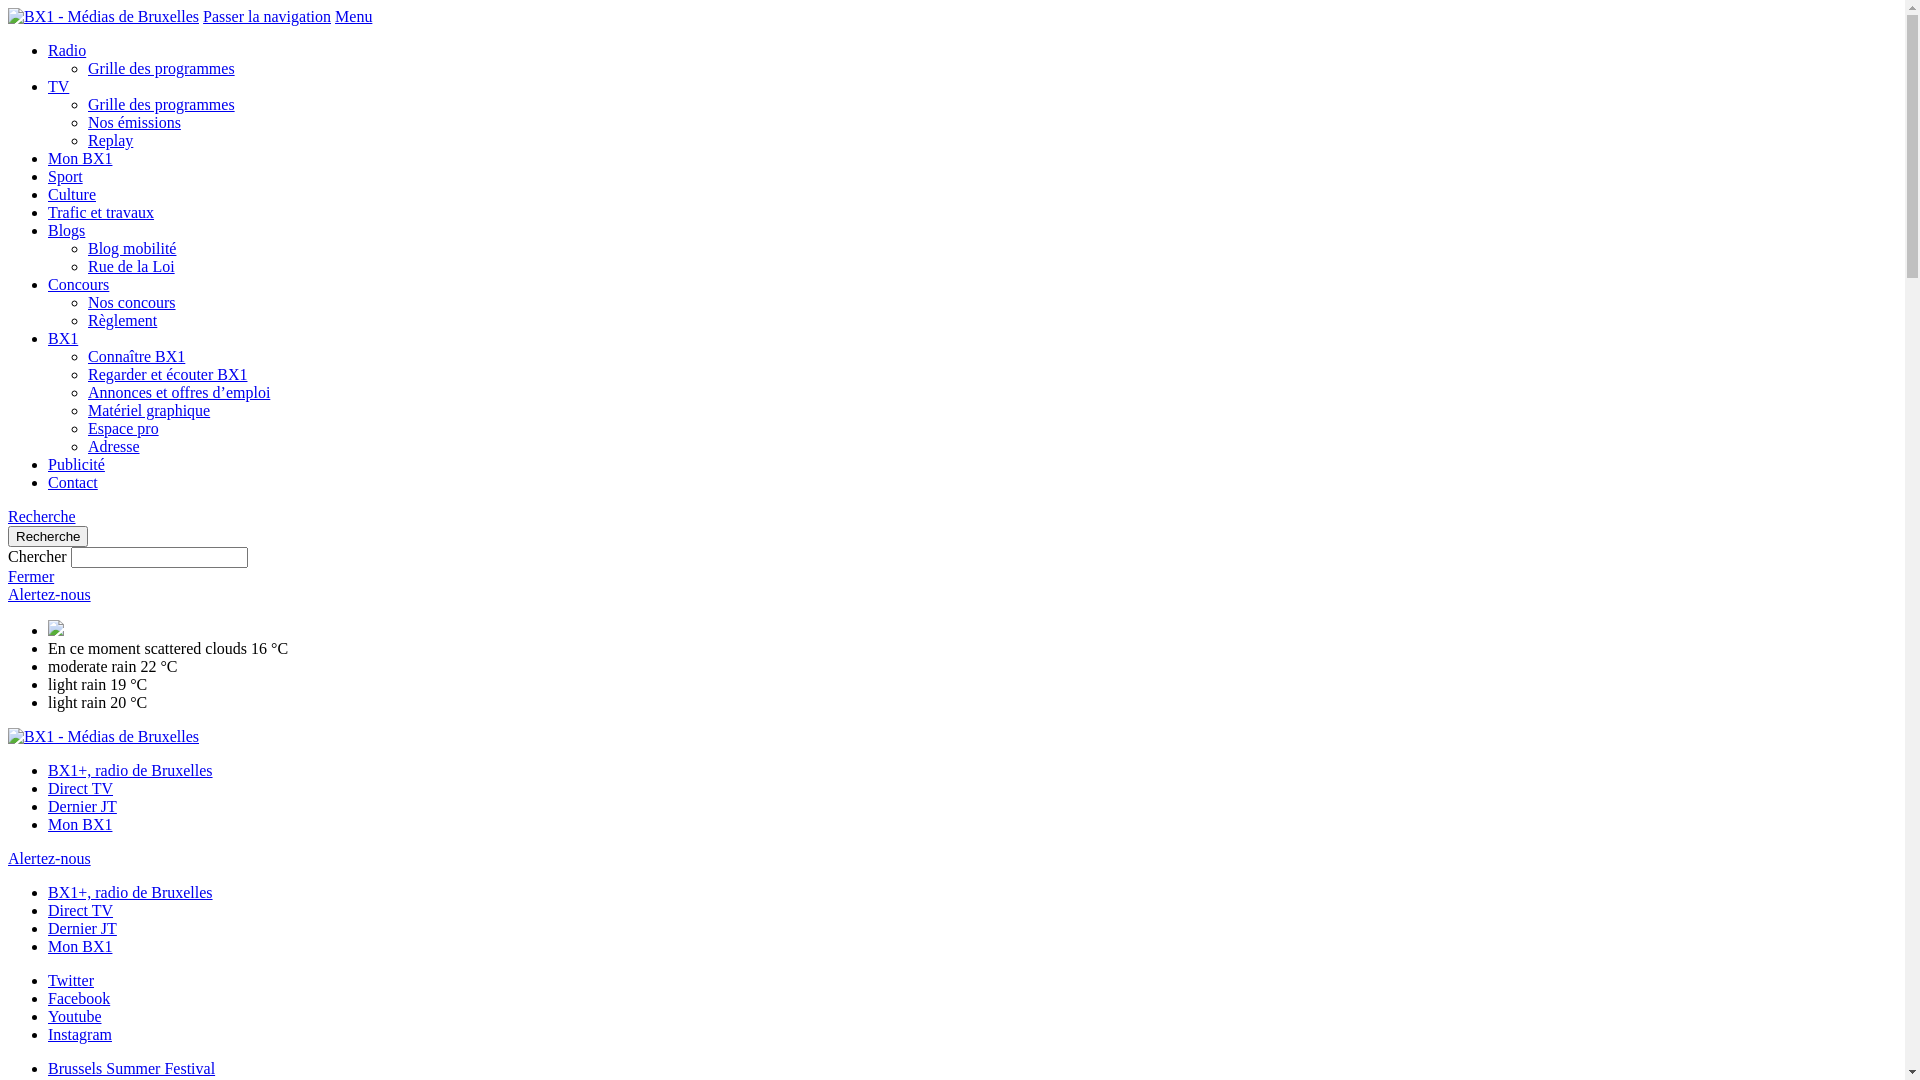  I want to click on 'Fermer', so click(30, 576).